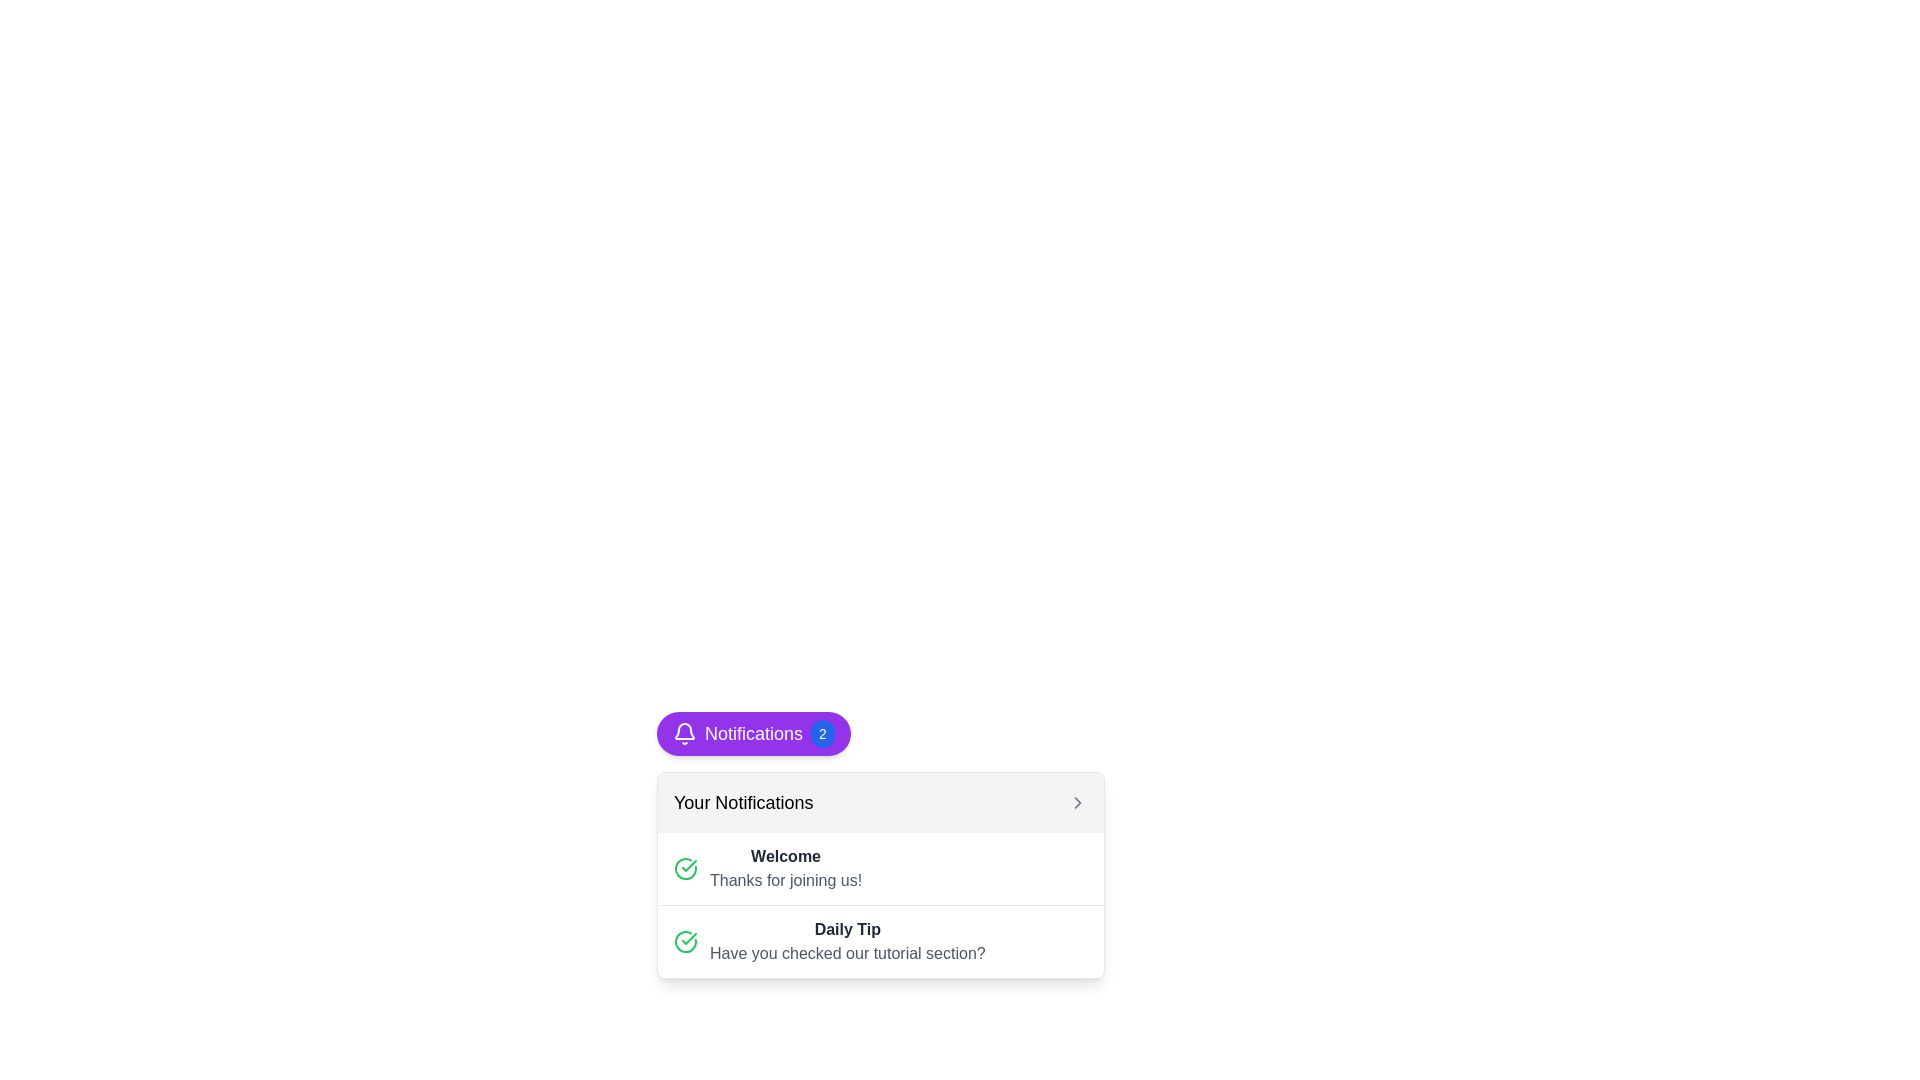 This screenshot has width=1920, height=1080. What do you see at coordinates (880, 941) in the screenshot?
I see `the second notification in the 'Your Notifications' section which contains a green checkmark icon and the text 'Daily Tip' followed by 'Have you checked our tutorial section?'` at bounding box center [880, 941].